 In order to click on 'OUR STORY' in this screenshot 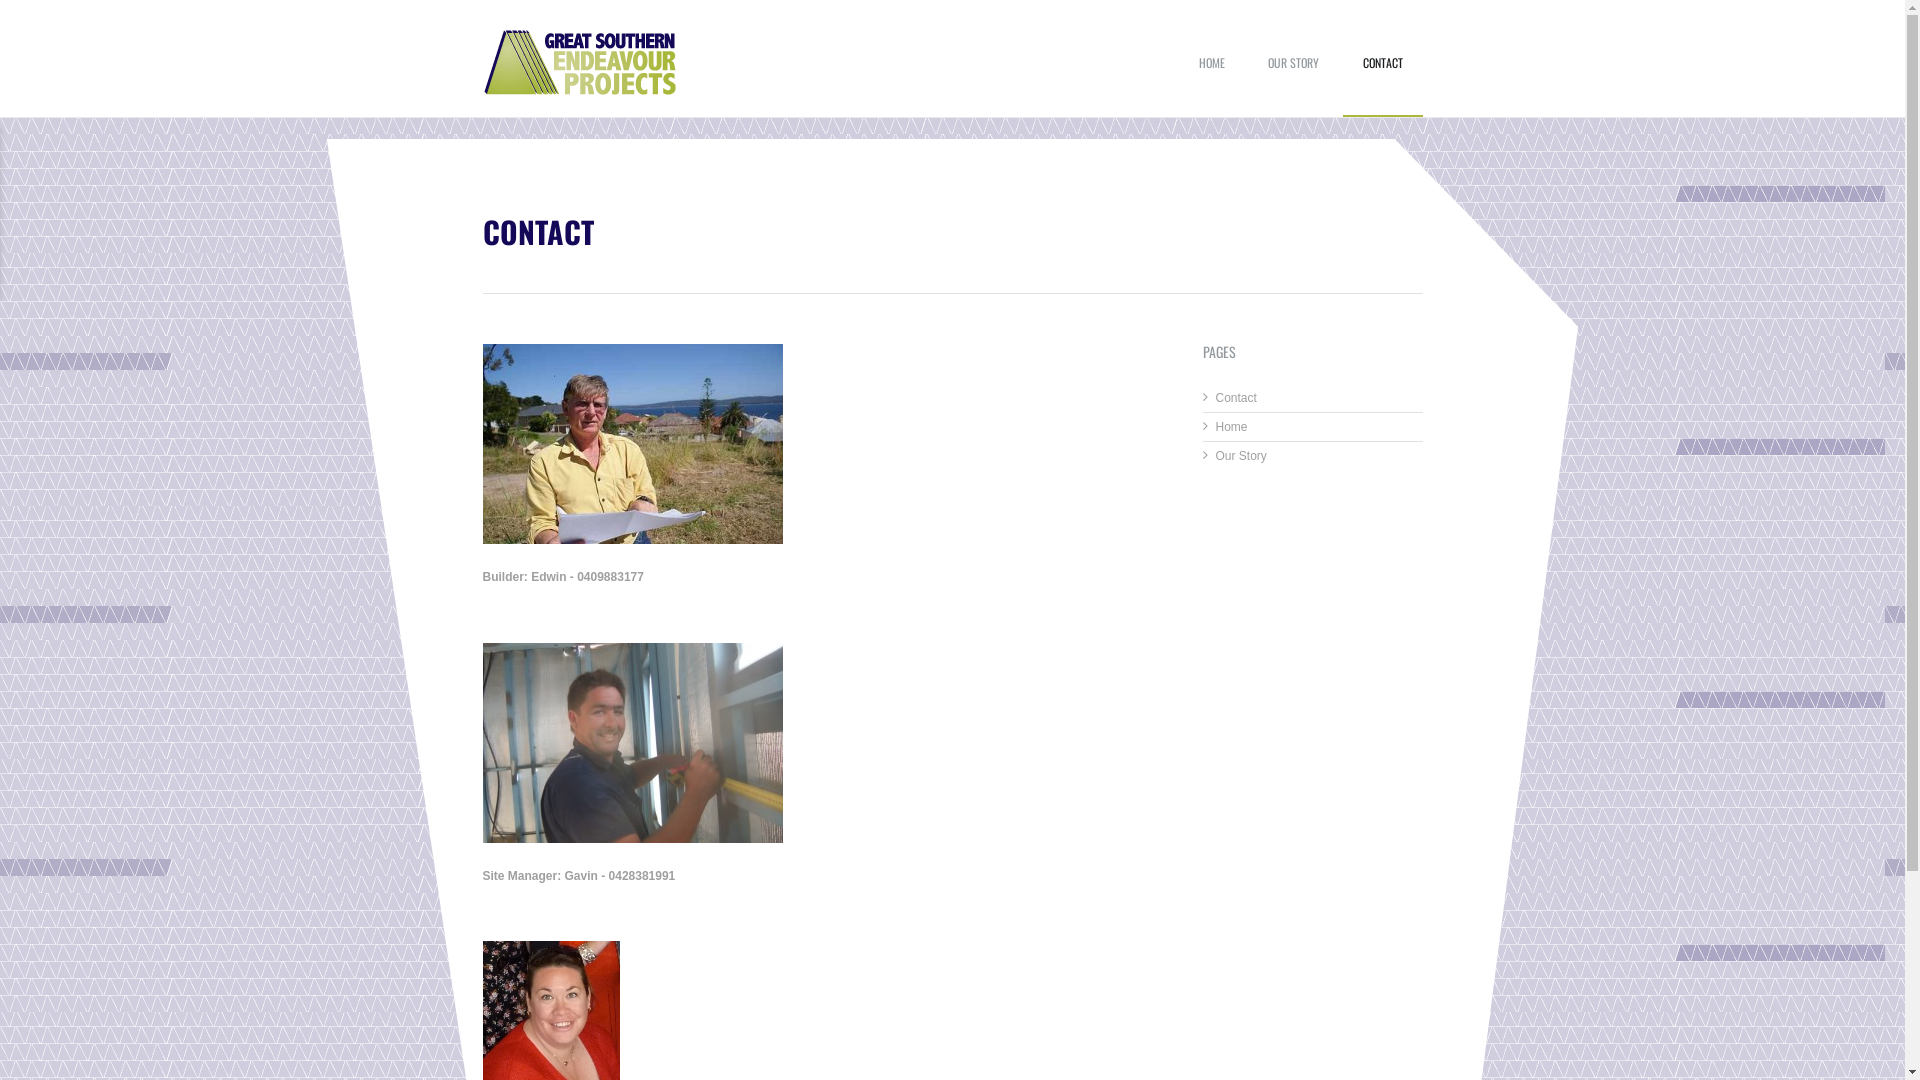, I will do `click(1293, 79)`.